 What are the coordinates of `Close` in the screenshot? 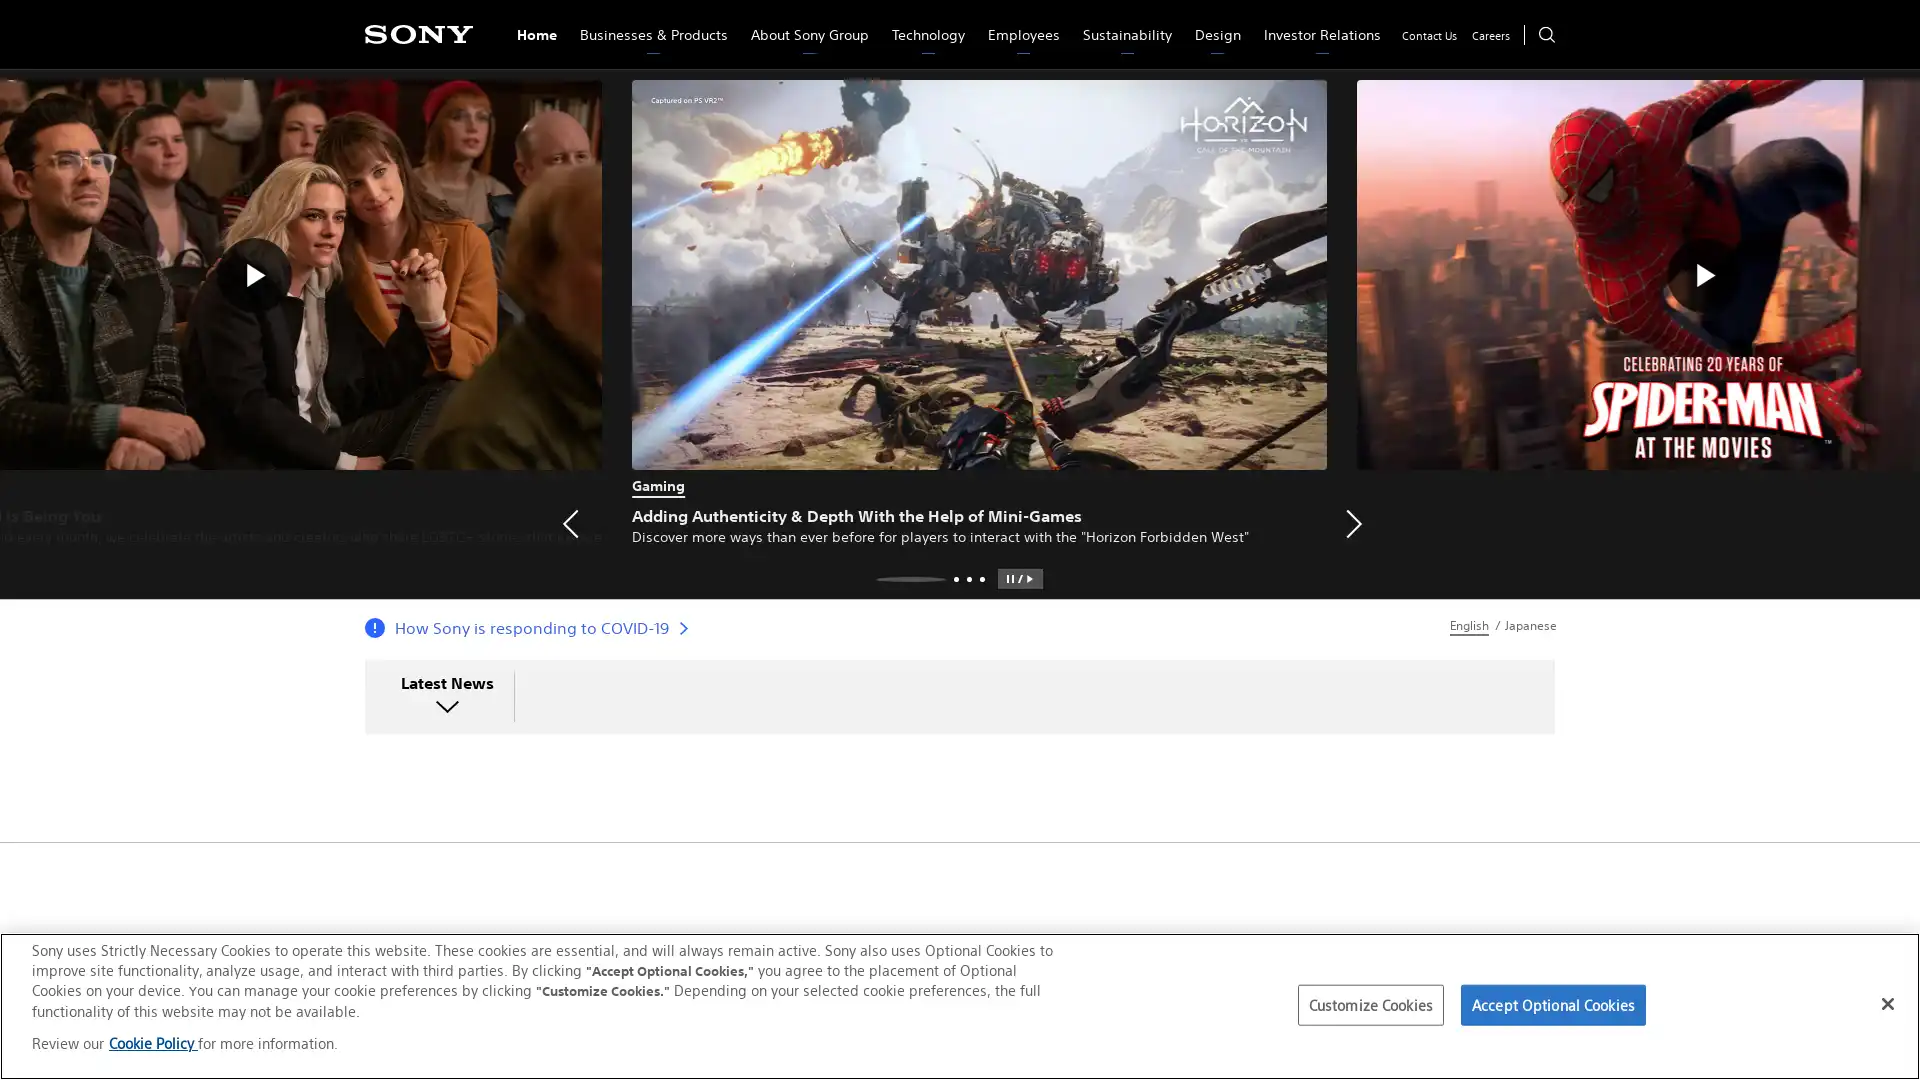 It's located at (1886, 1002).